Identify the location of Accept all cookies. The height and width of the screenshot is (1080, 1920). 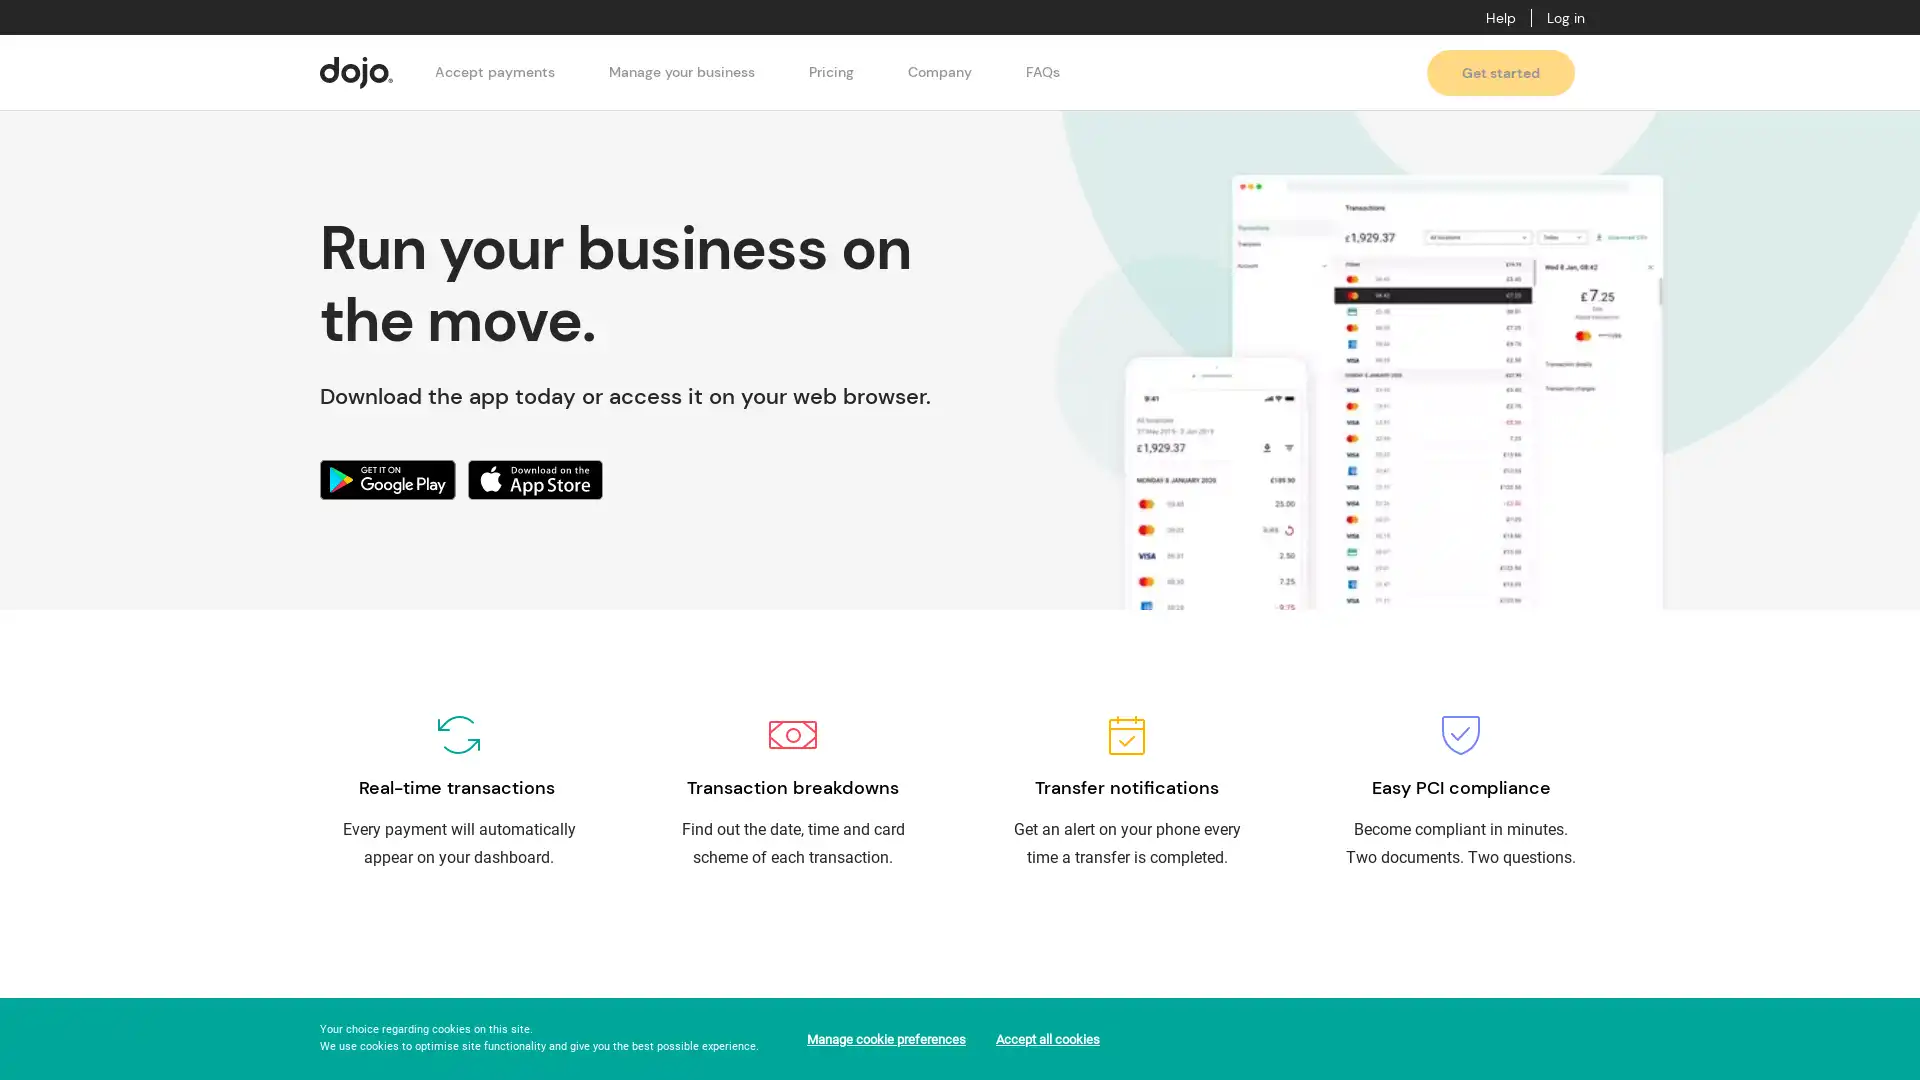
(1046, 1037).